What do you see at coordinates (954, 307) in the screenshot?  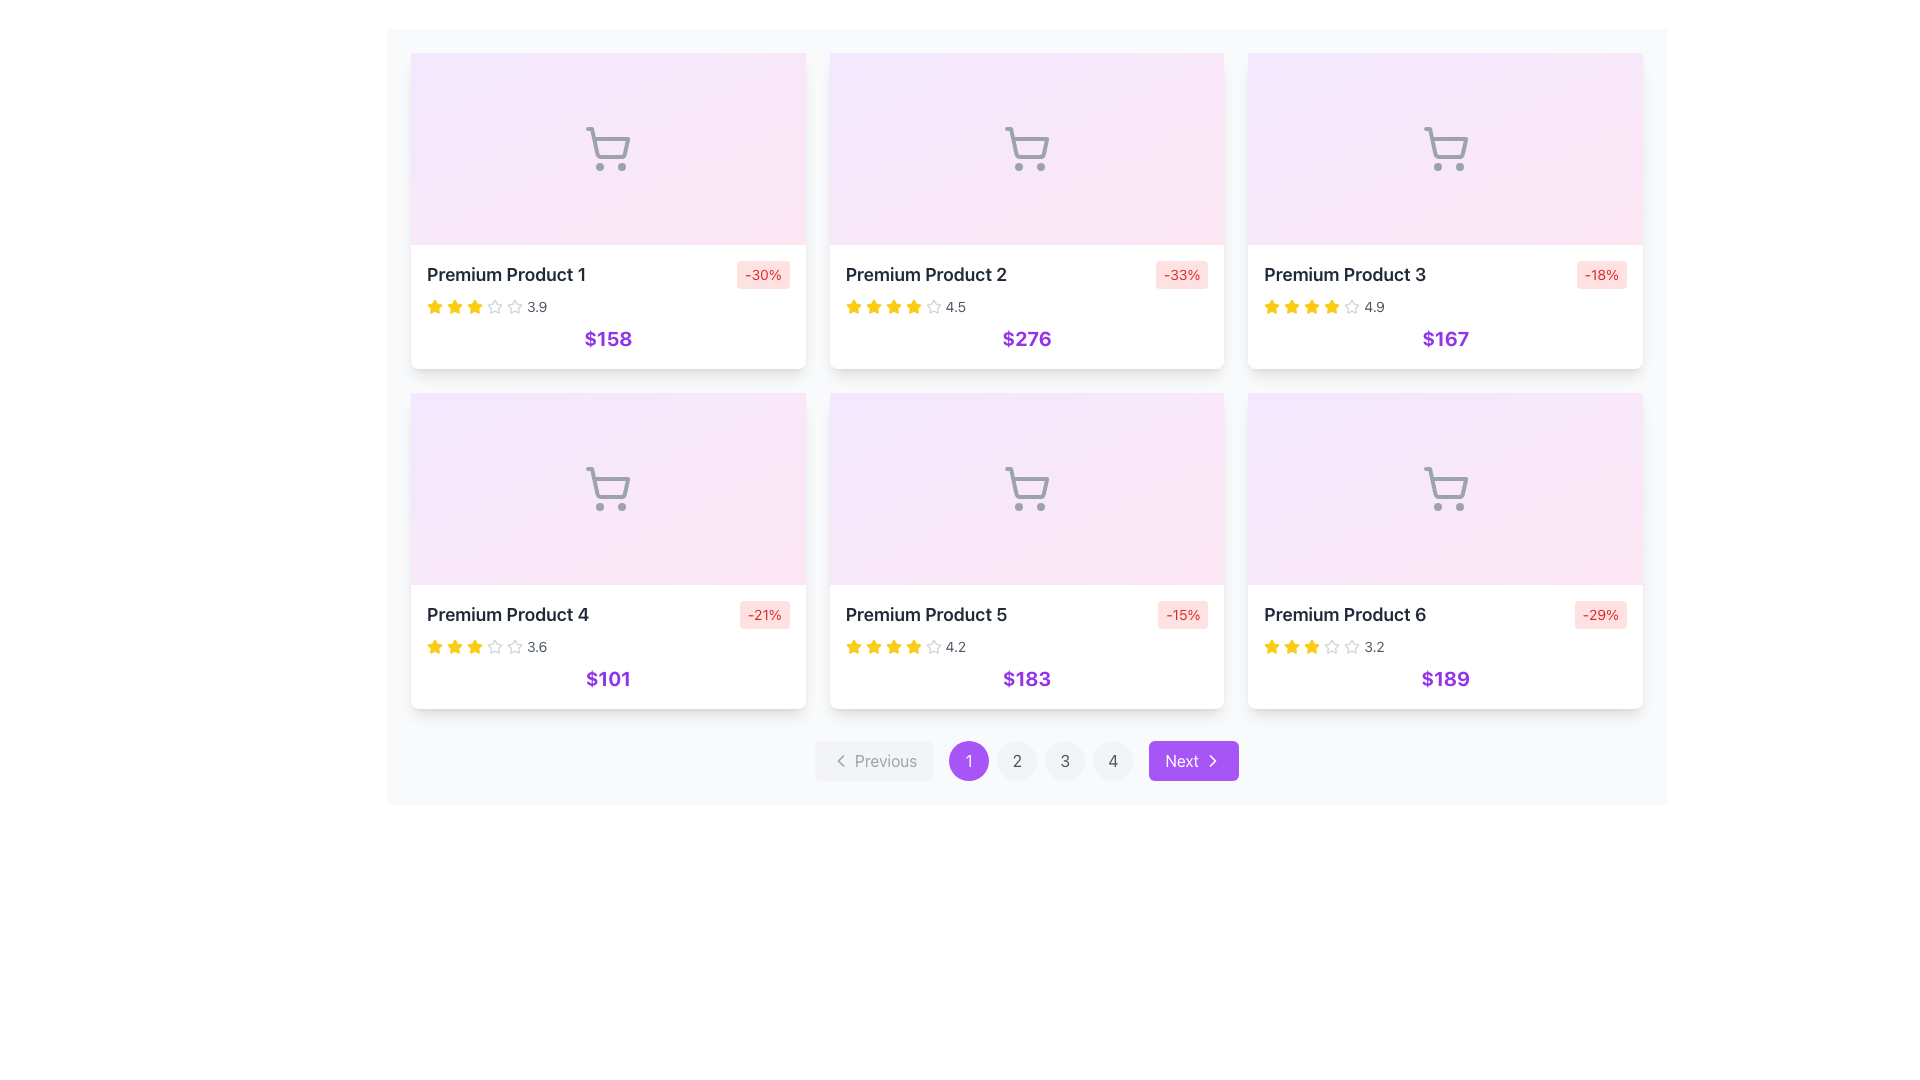 I see `the static text display showing '4.5' in gray color, positioned next to the yellow star-shaped rating icons in the second product card of the second row` at bounding box center [954, 307].